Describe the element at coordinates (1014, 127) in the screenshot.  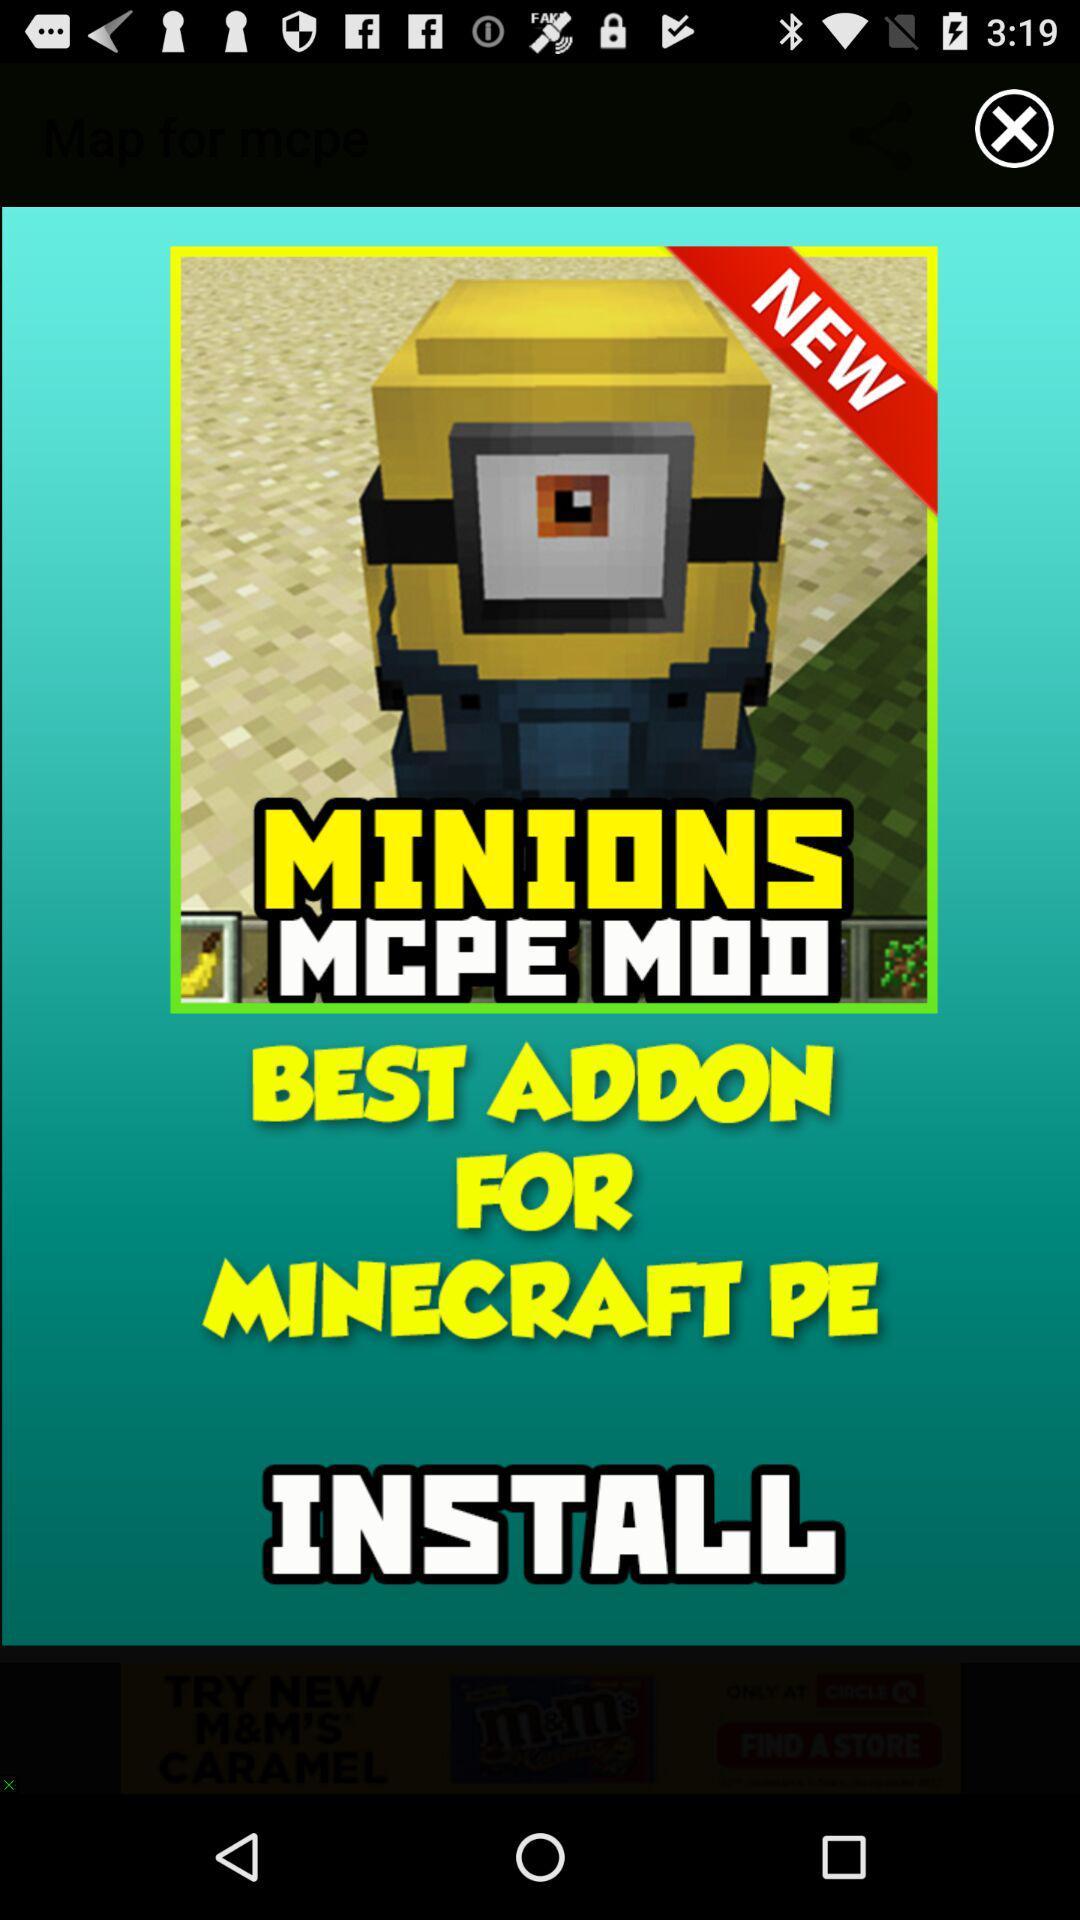
I see `current page` at that location.